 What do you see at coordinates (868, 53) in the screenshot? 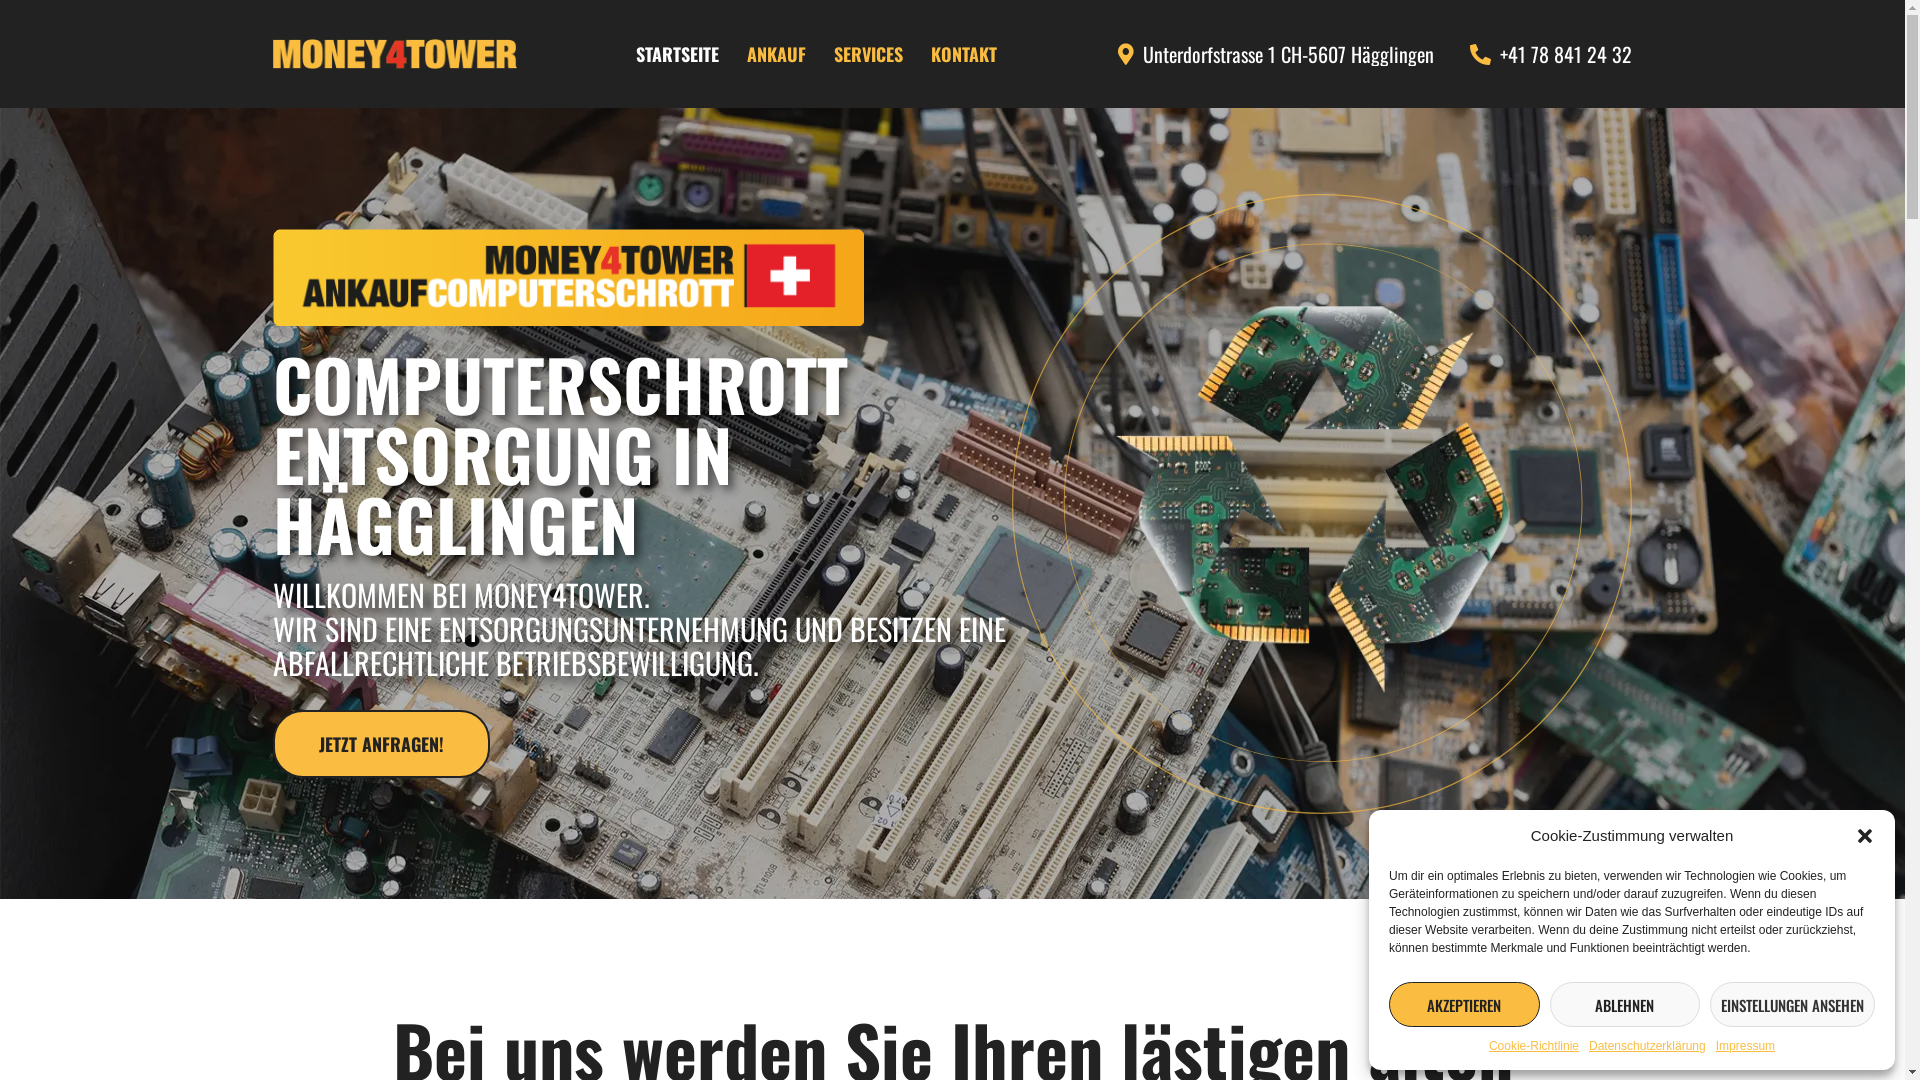
I see `'SERVICES'` at bounding box center [868, 53].